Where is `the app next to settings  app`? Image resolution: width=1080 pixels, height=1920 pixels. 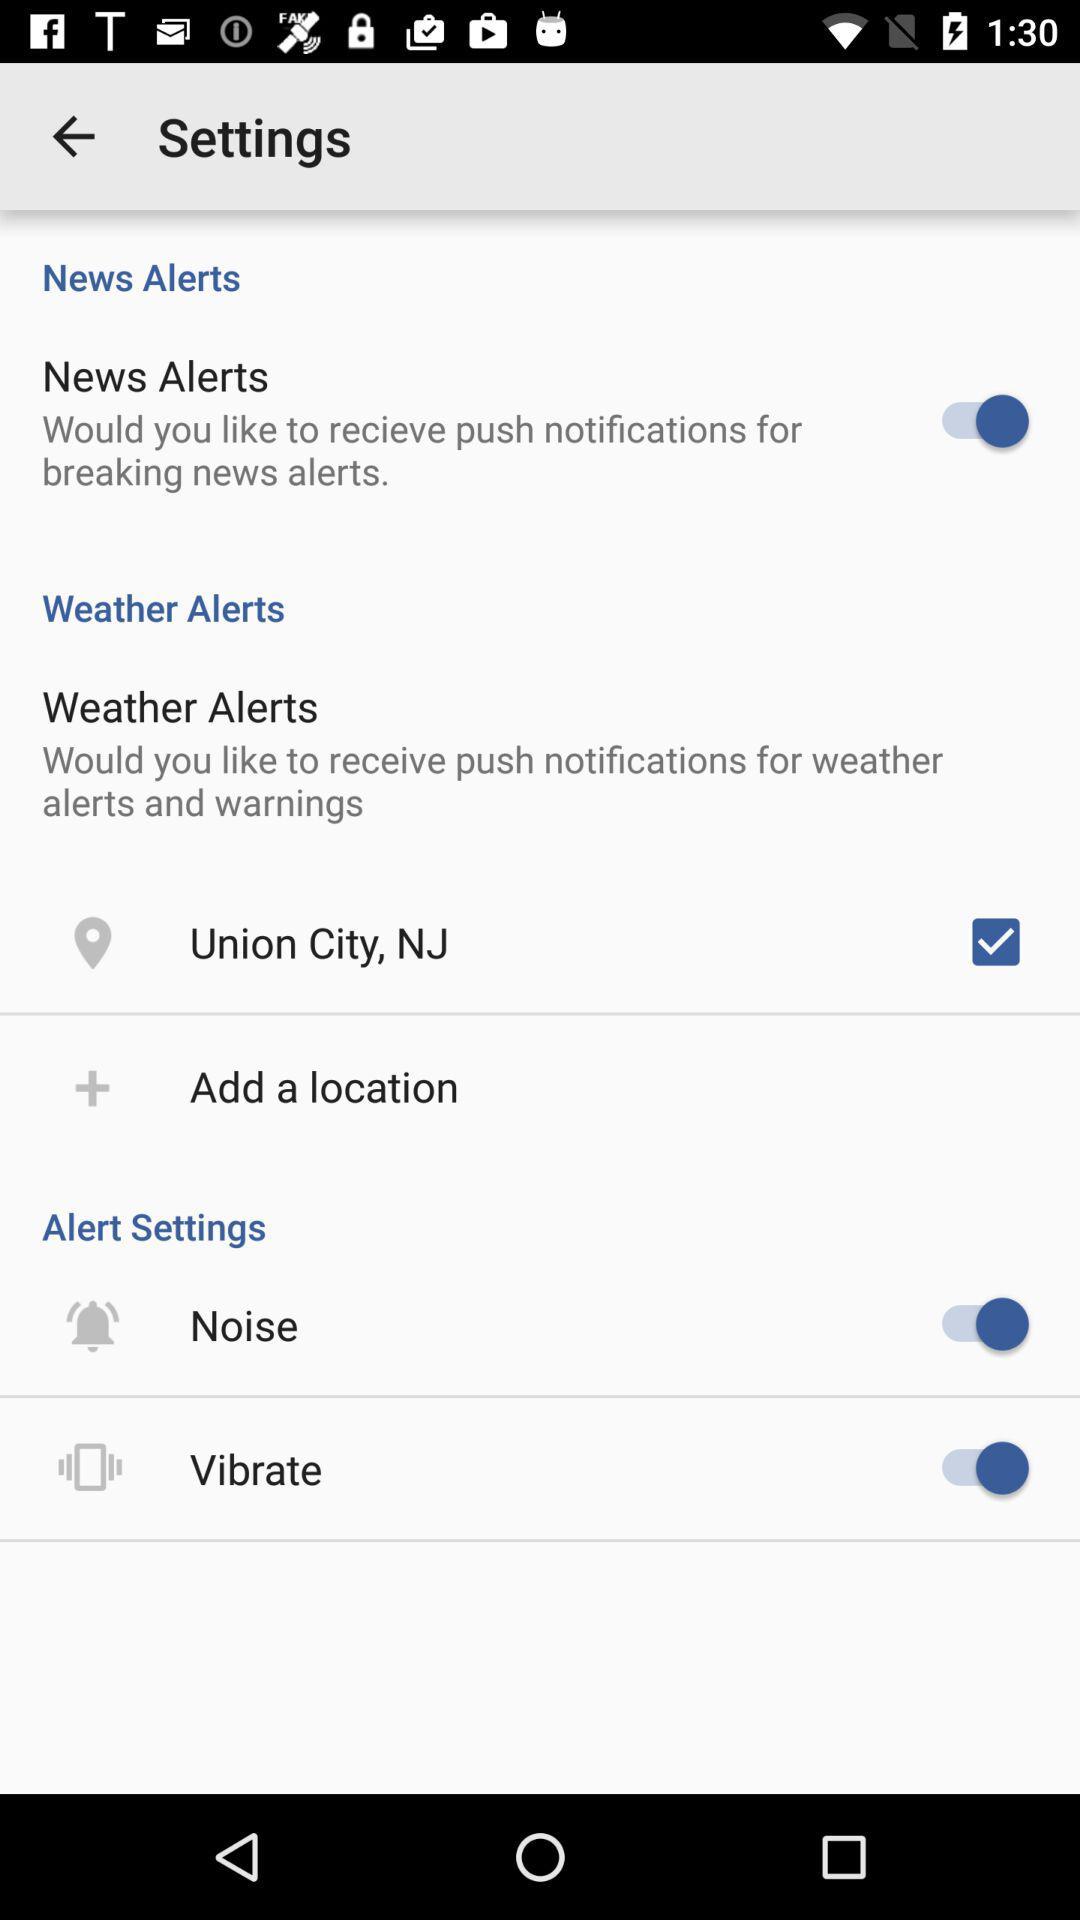
the app next to settings  app is located at coordinates (72, 135).